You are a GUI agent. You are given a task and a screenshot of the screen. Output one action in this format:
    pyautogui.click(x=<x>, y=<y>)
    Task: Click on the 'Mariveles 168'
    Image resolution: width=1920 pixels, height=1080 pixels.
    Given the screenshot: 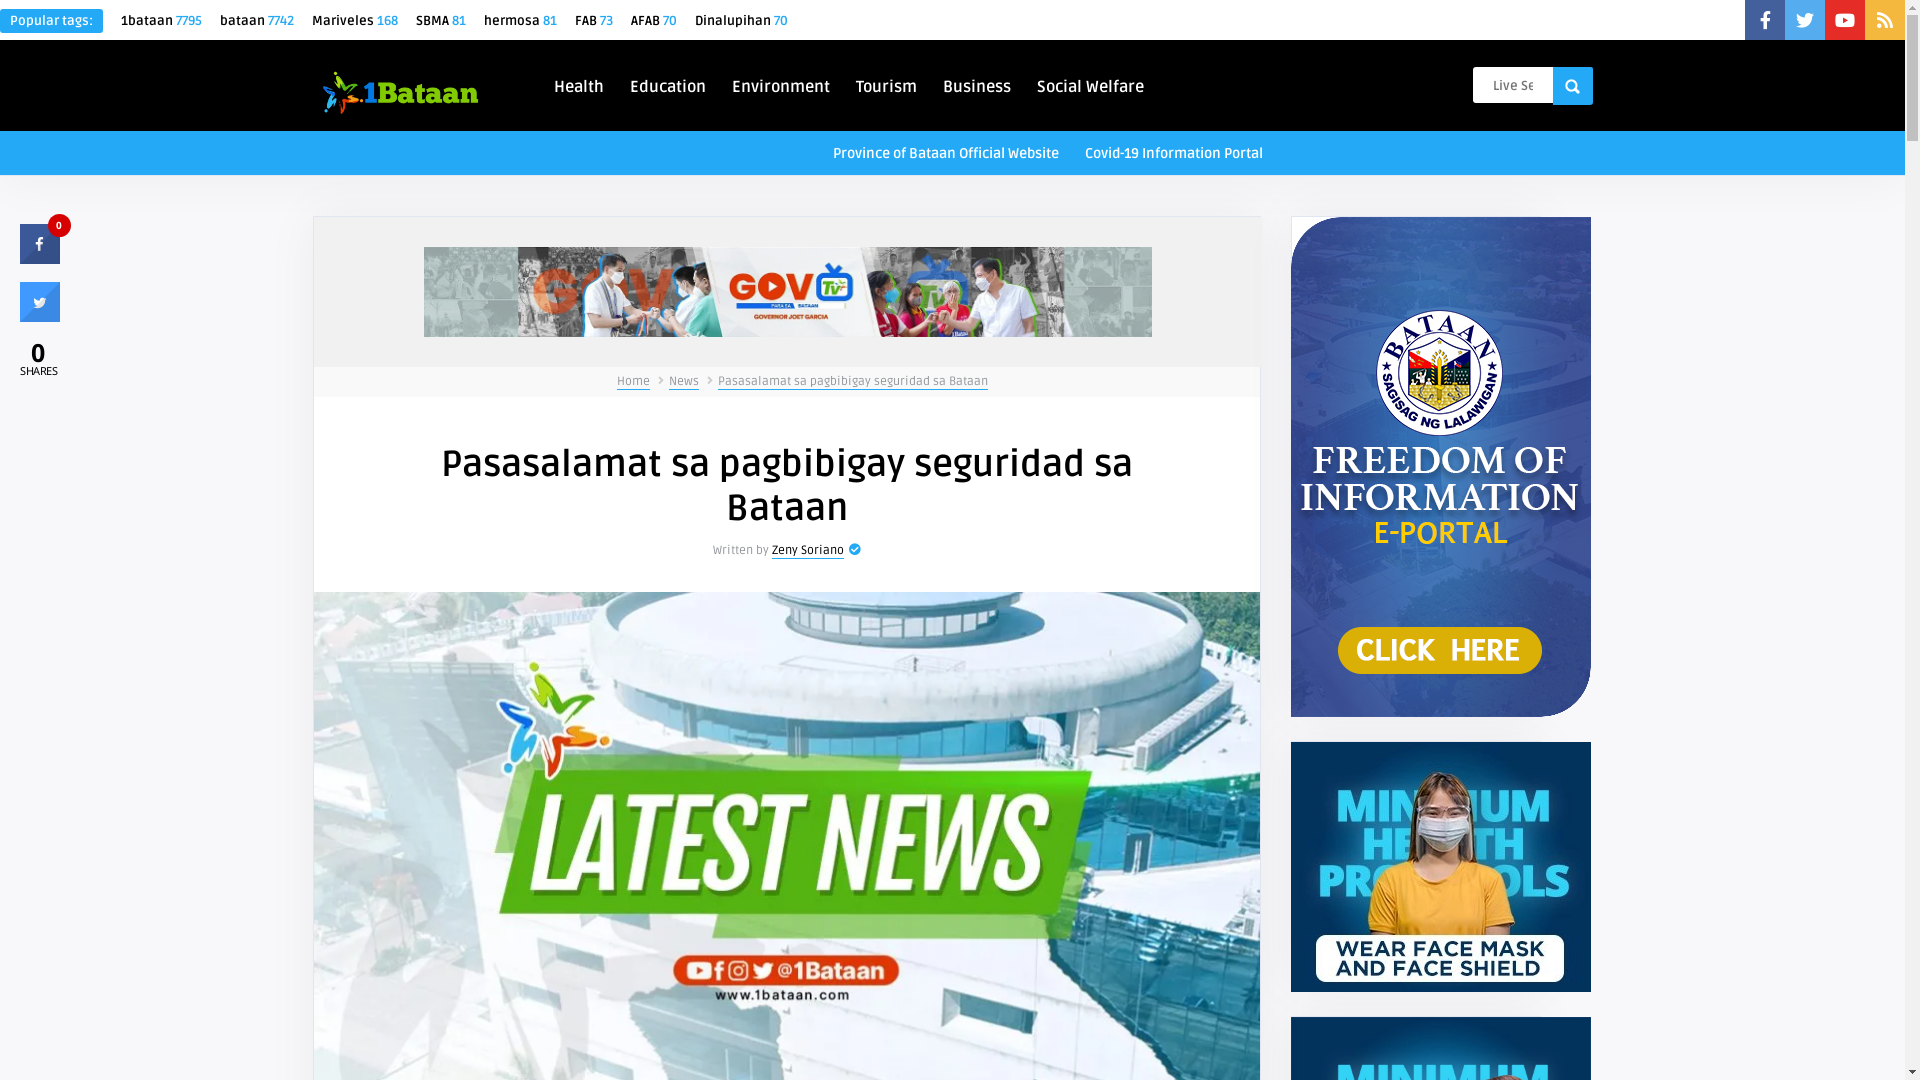 What is the action you would take?
    pyautogui.click(x=355, y=20)
    